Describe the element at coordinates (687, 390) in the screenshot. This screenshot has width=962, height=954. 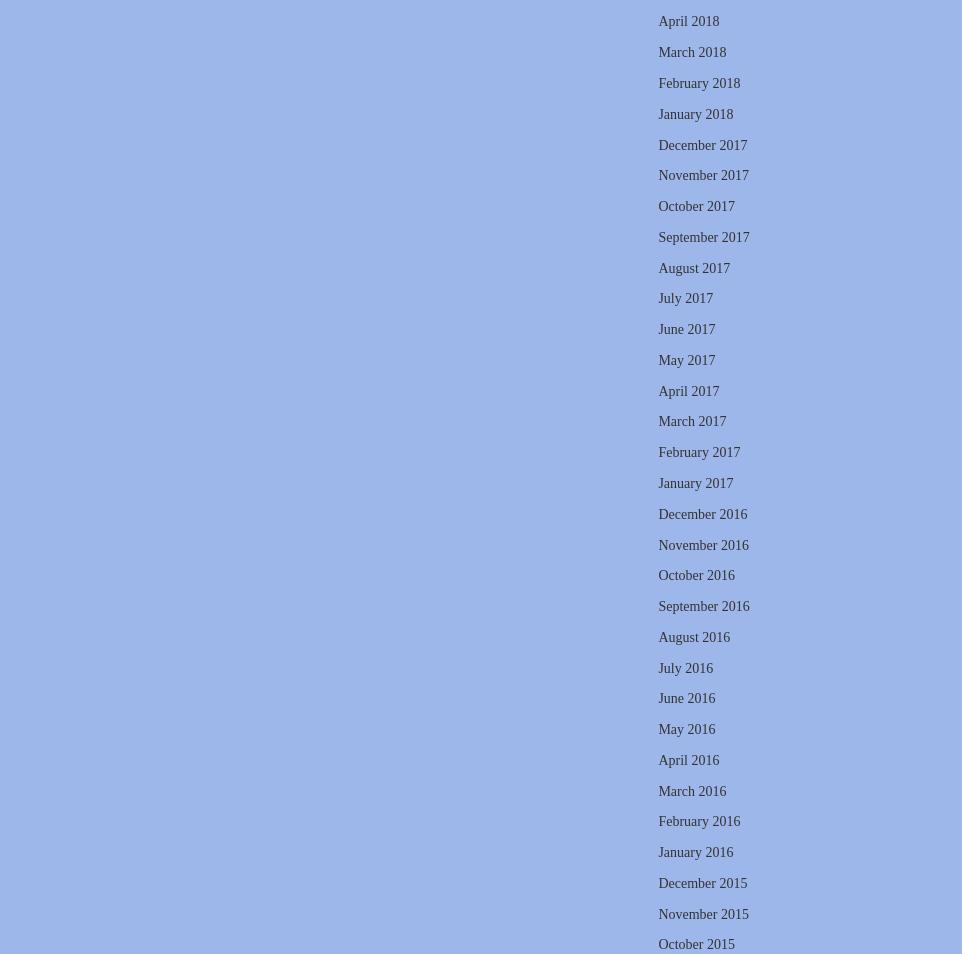
I see `'April 2017'` at that location.